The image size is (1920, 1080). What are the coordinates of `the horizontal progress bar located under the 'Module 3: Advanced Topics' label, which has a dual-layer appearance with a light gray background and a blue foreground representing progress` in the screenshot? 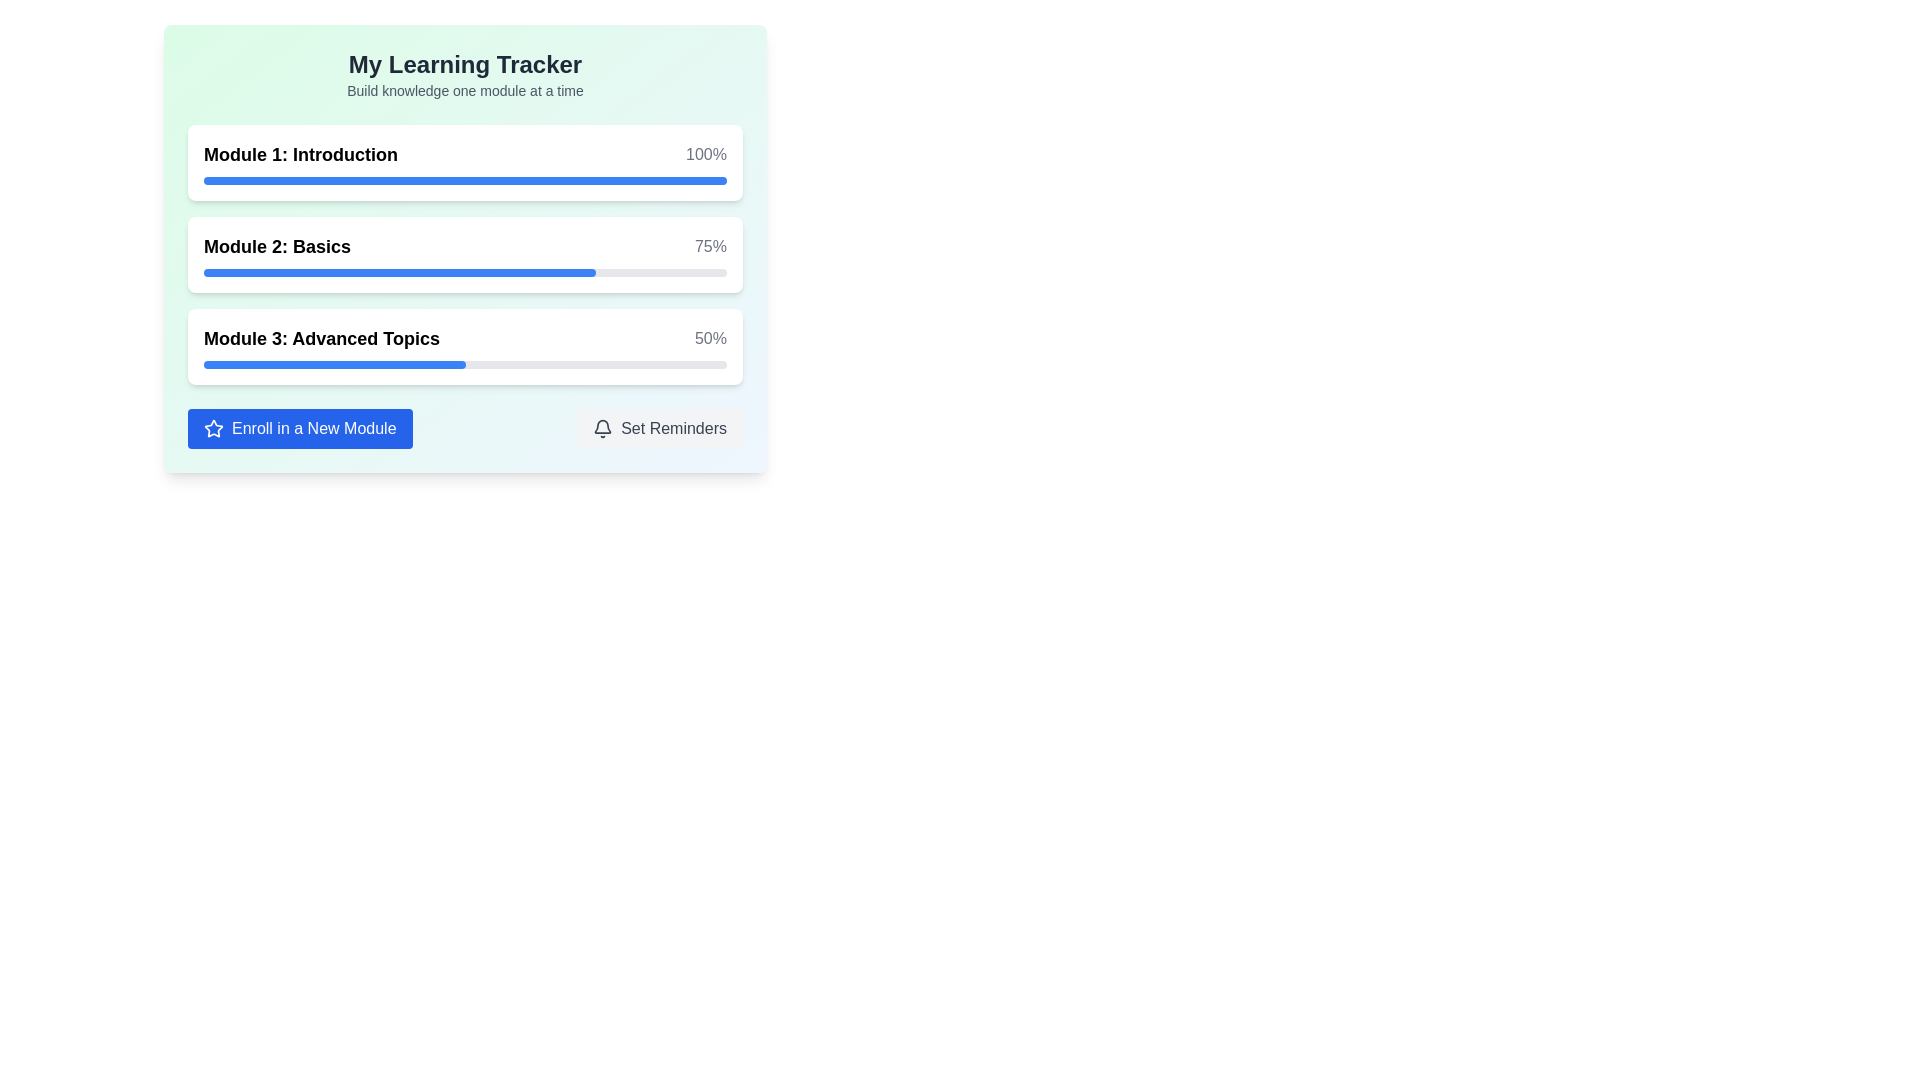 It's located at (464, 365).